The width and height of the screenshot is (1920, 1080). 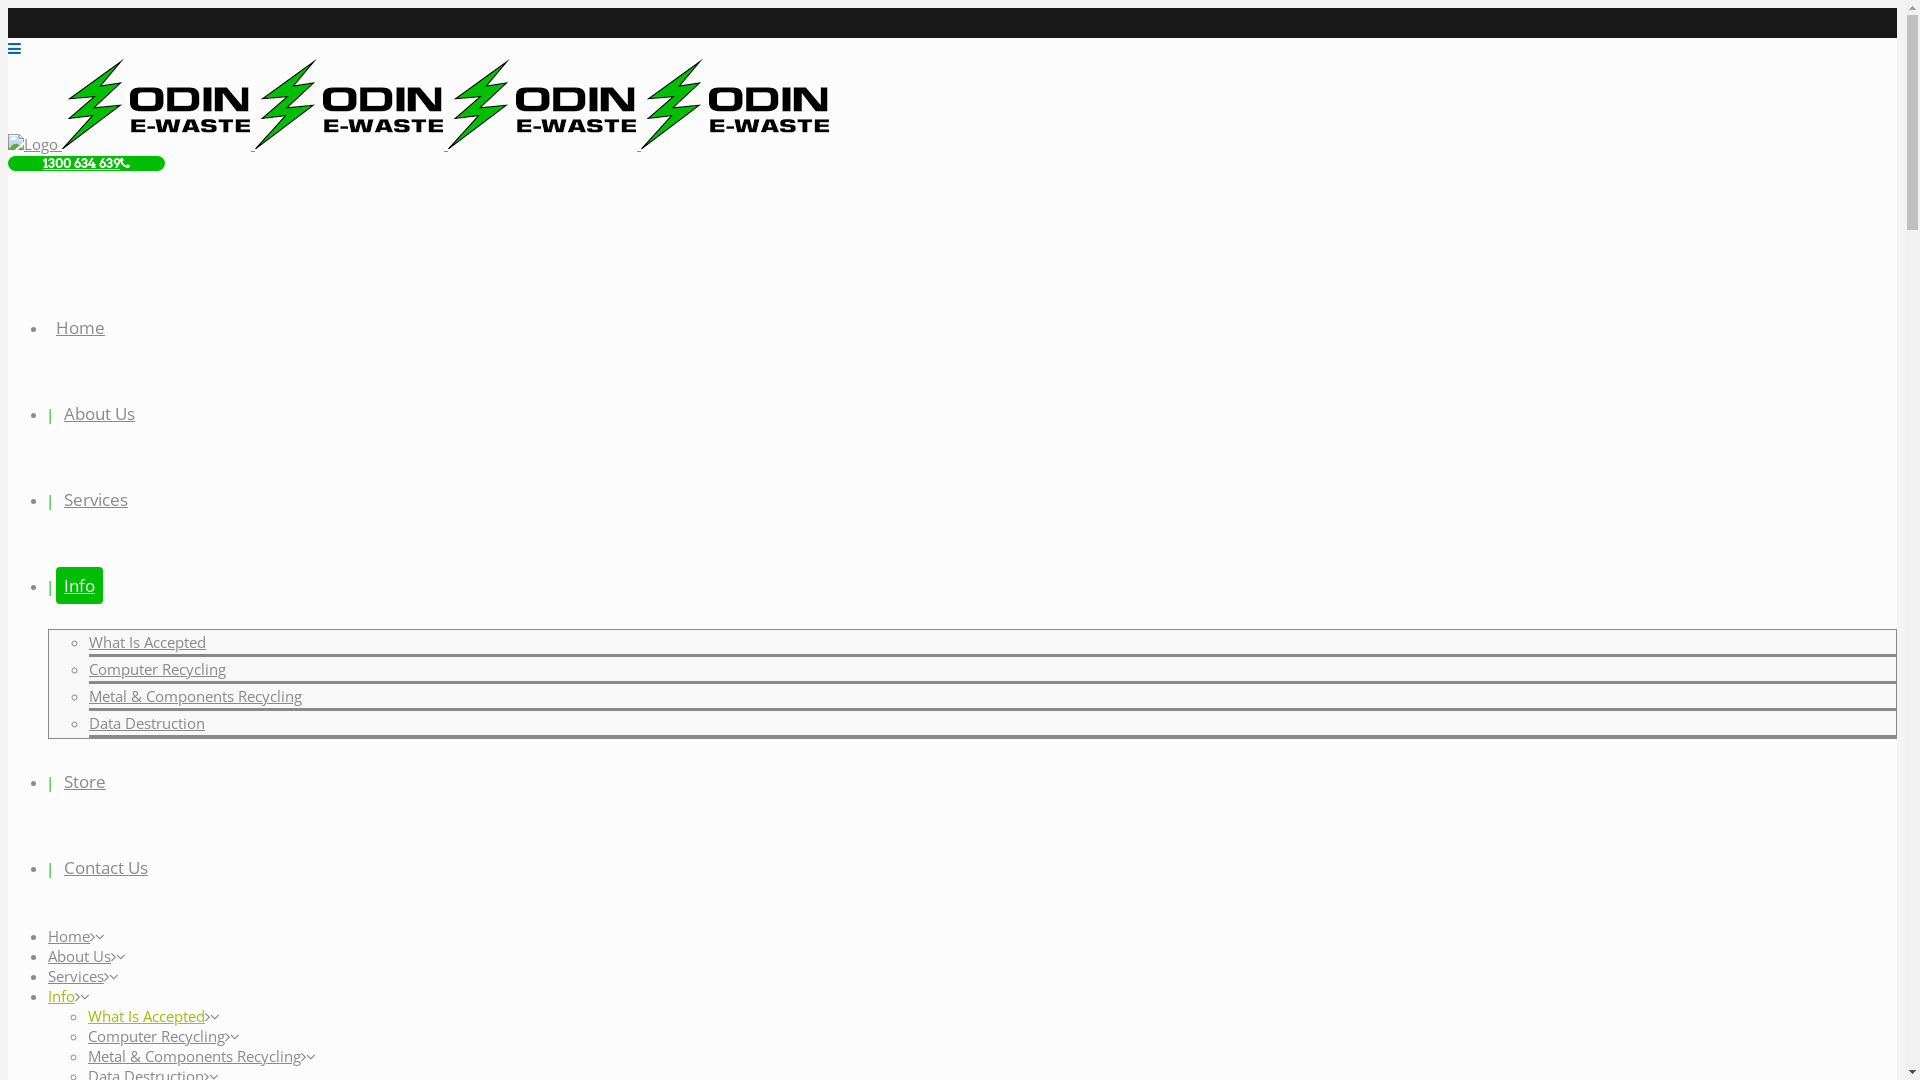 What do you see at coordinates (76, 974) in the screenshot?
I see `'Services'` at bounding box center [76, 974].